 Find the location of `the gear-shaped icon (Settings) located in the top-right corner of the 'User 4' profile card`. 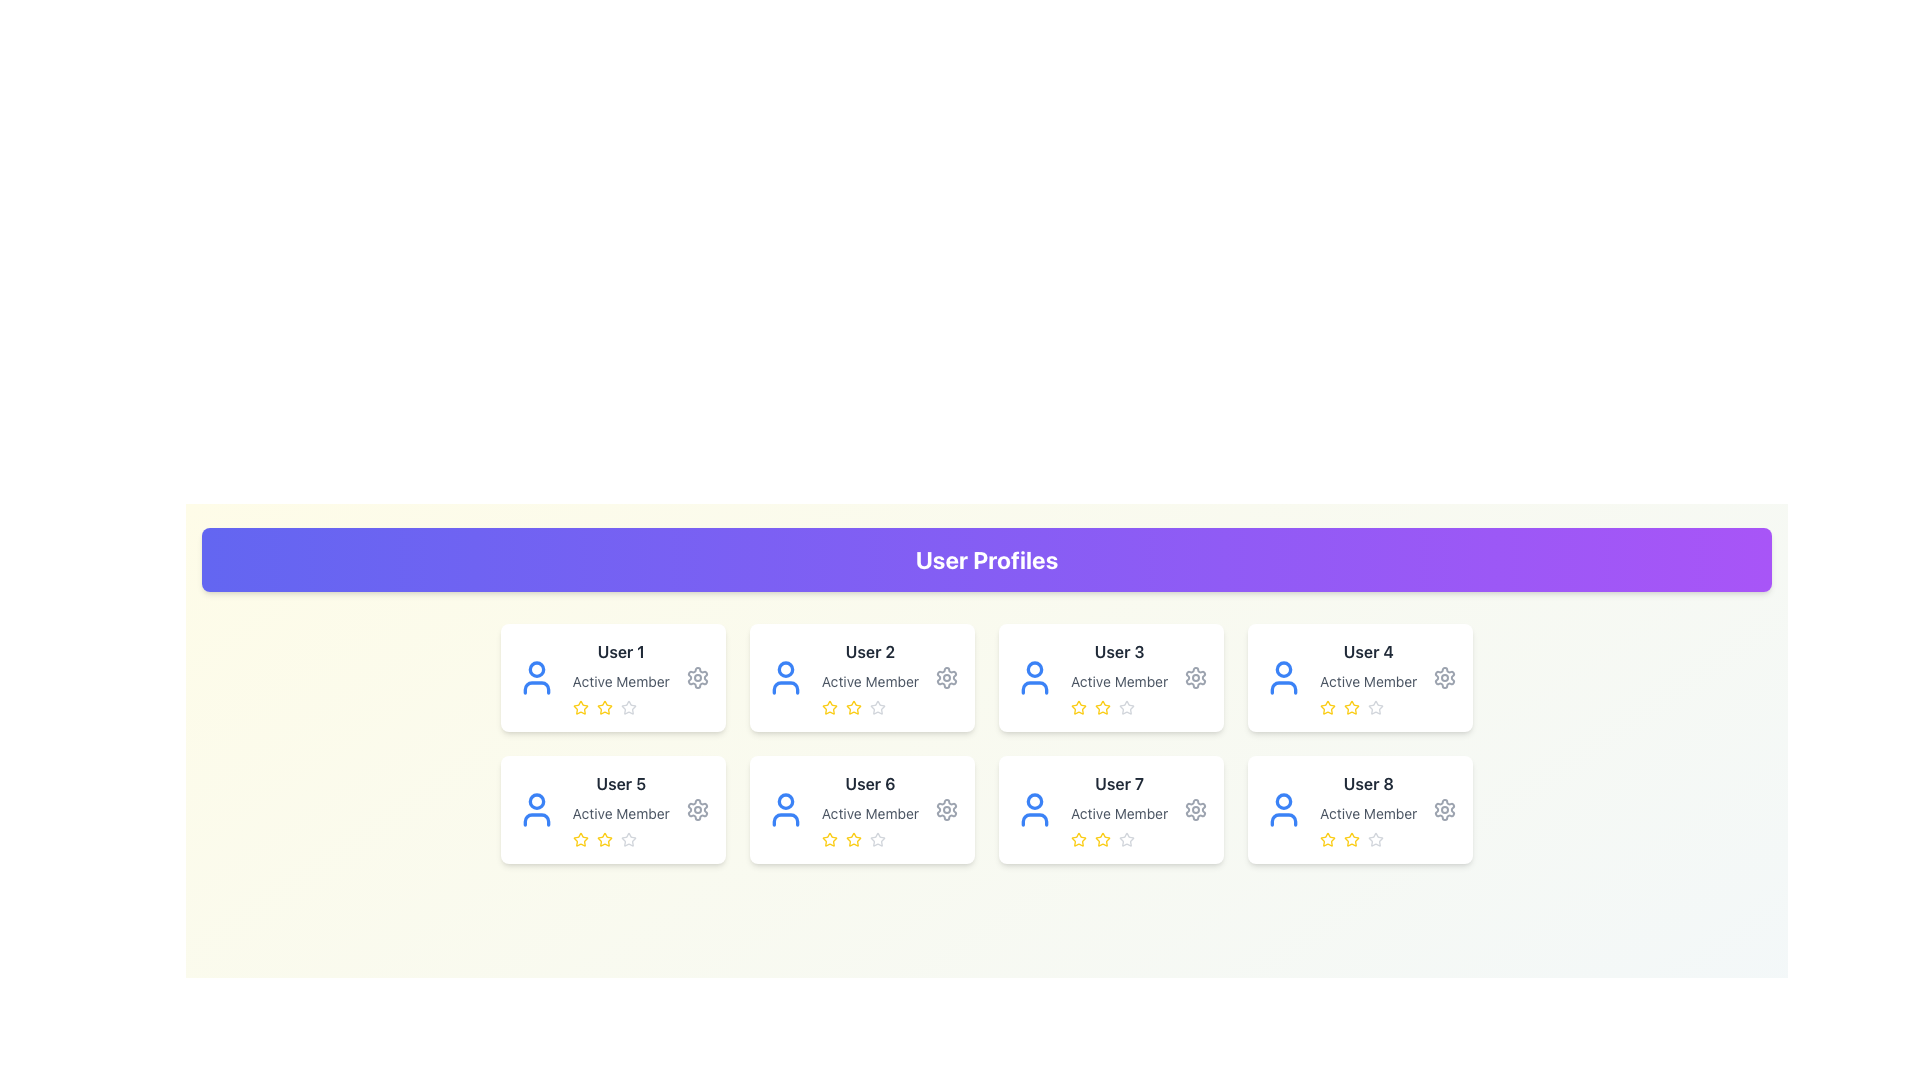

the gear-shaped icon (Settings) located in the top-right corner of the 'User 4' profile card is located at coordinates (1445, 677).